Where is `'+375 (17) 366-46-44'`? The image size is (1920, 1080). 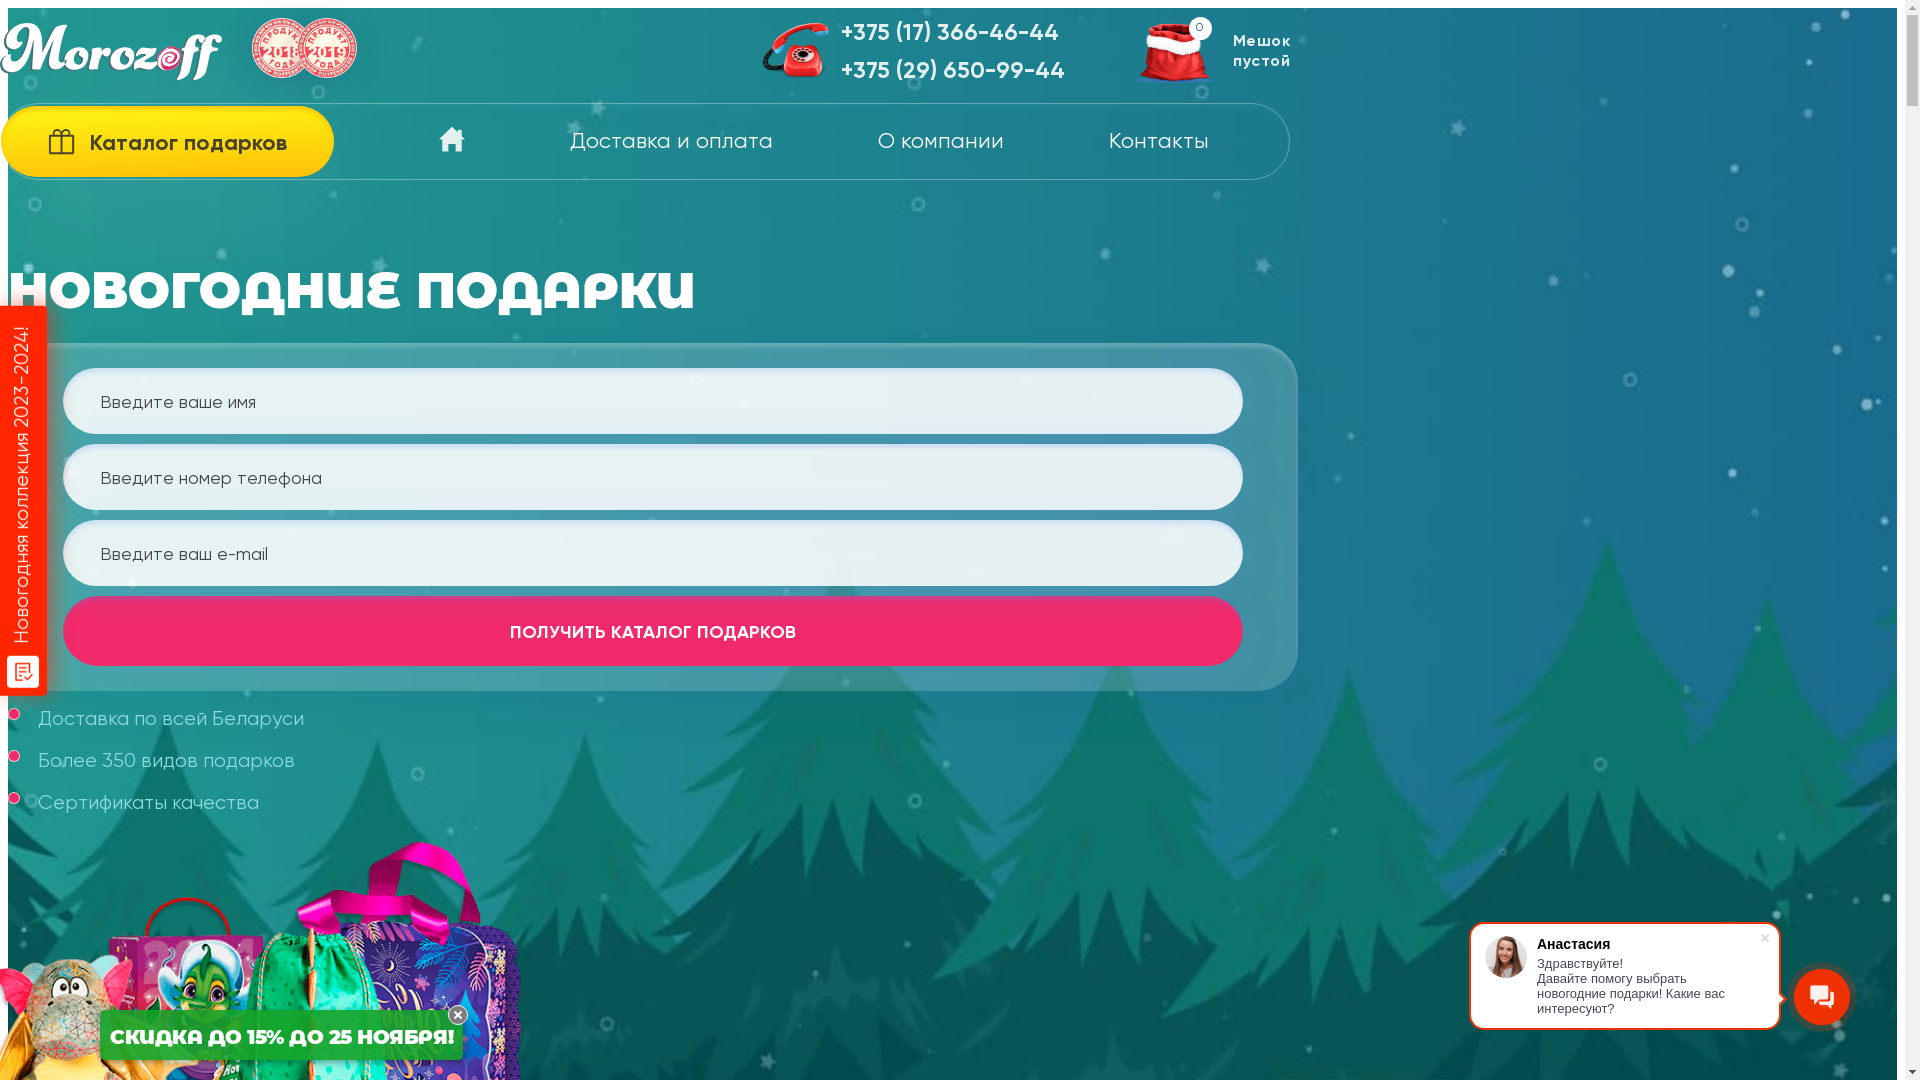 '+375 (17) 366-46-44' is located at coordinates (952, 33).